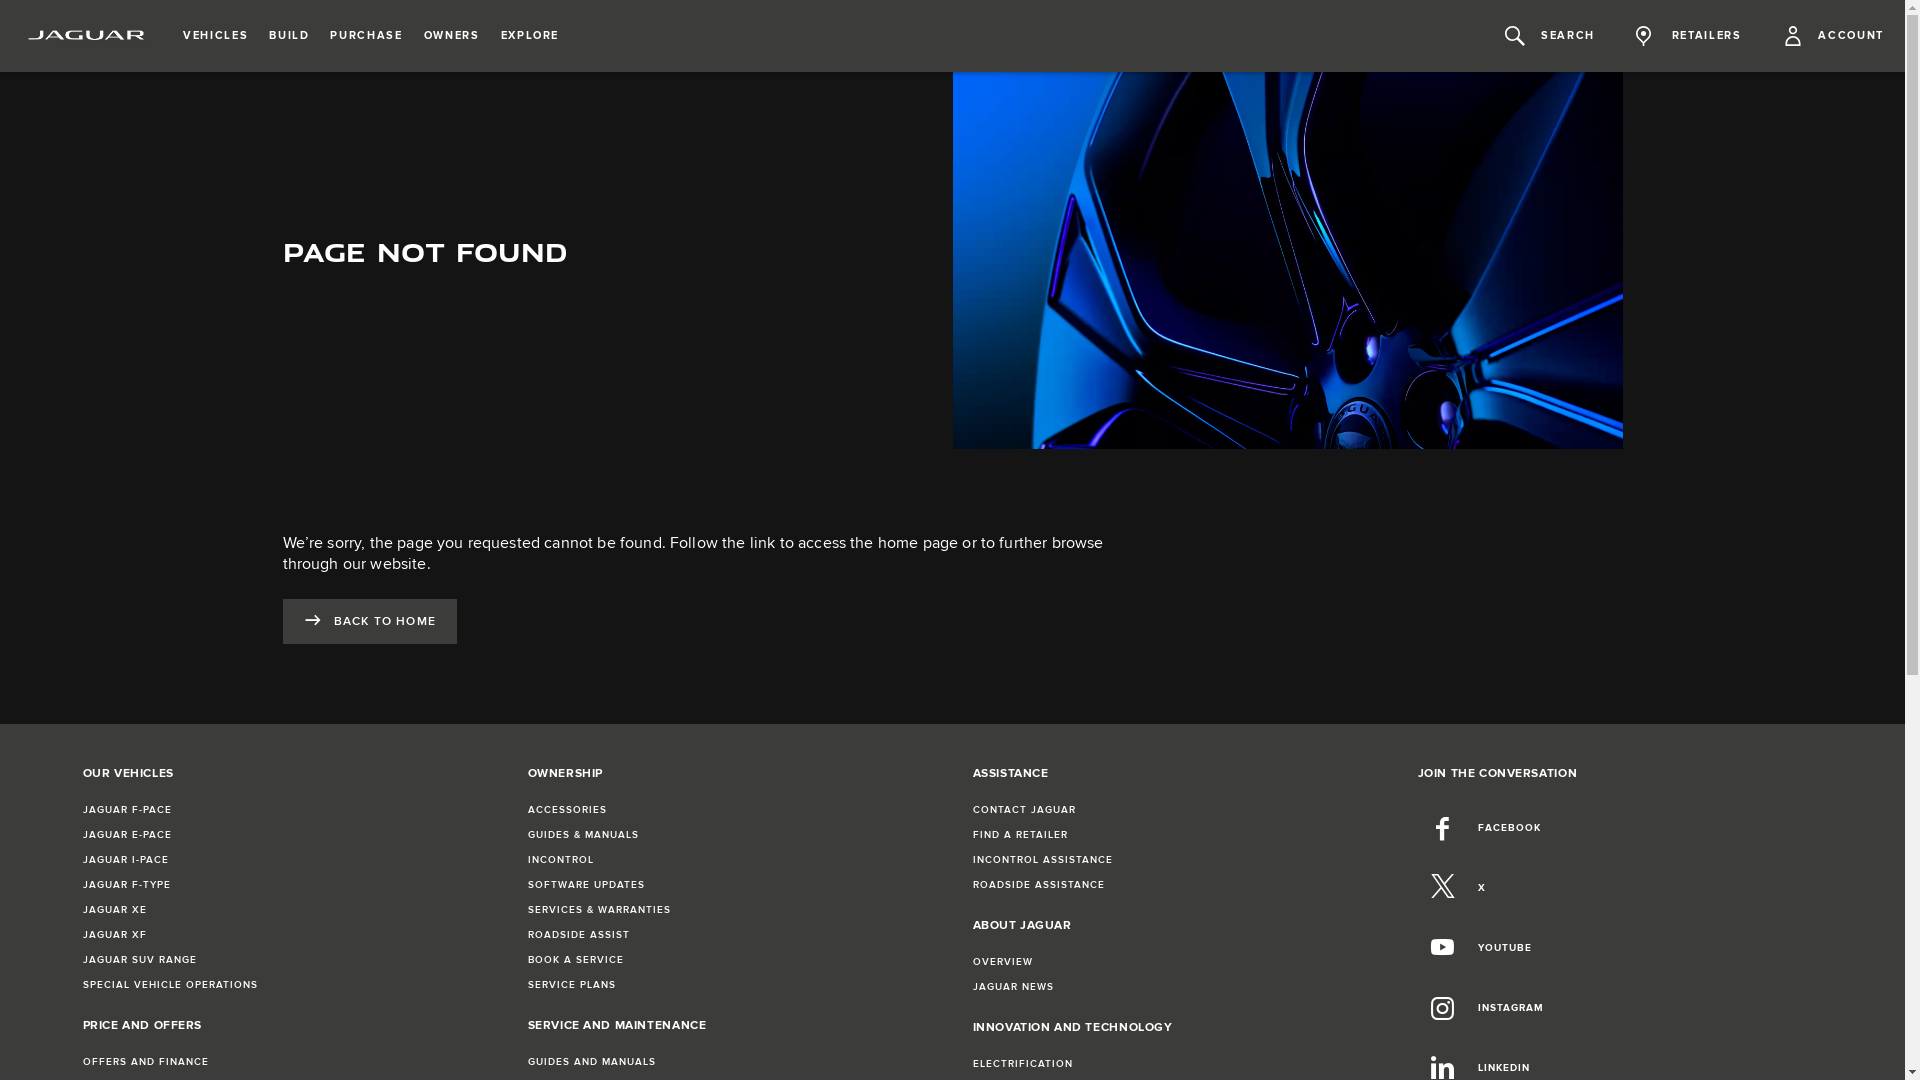 The width and height of the screenshot is (1920, 1080). I want to click on 'JAGUAR XE', so click(113, 910).